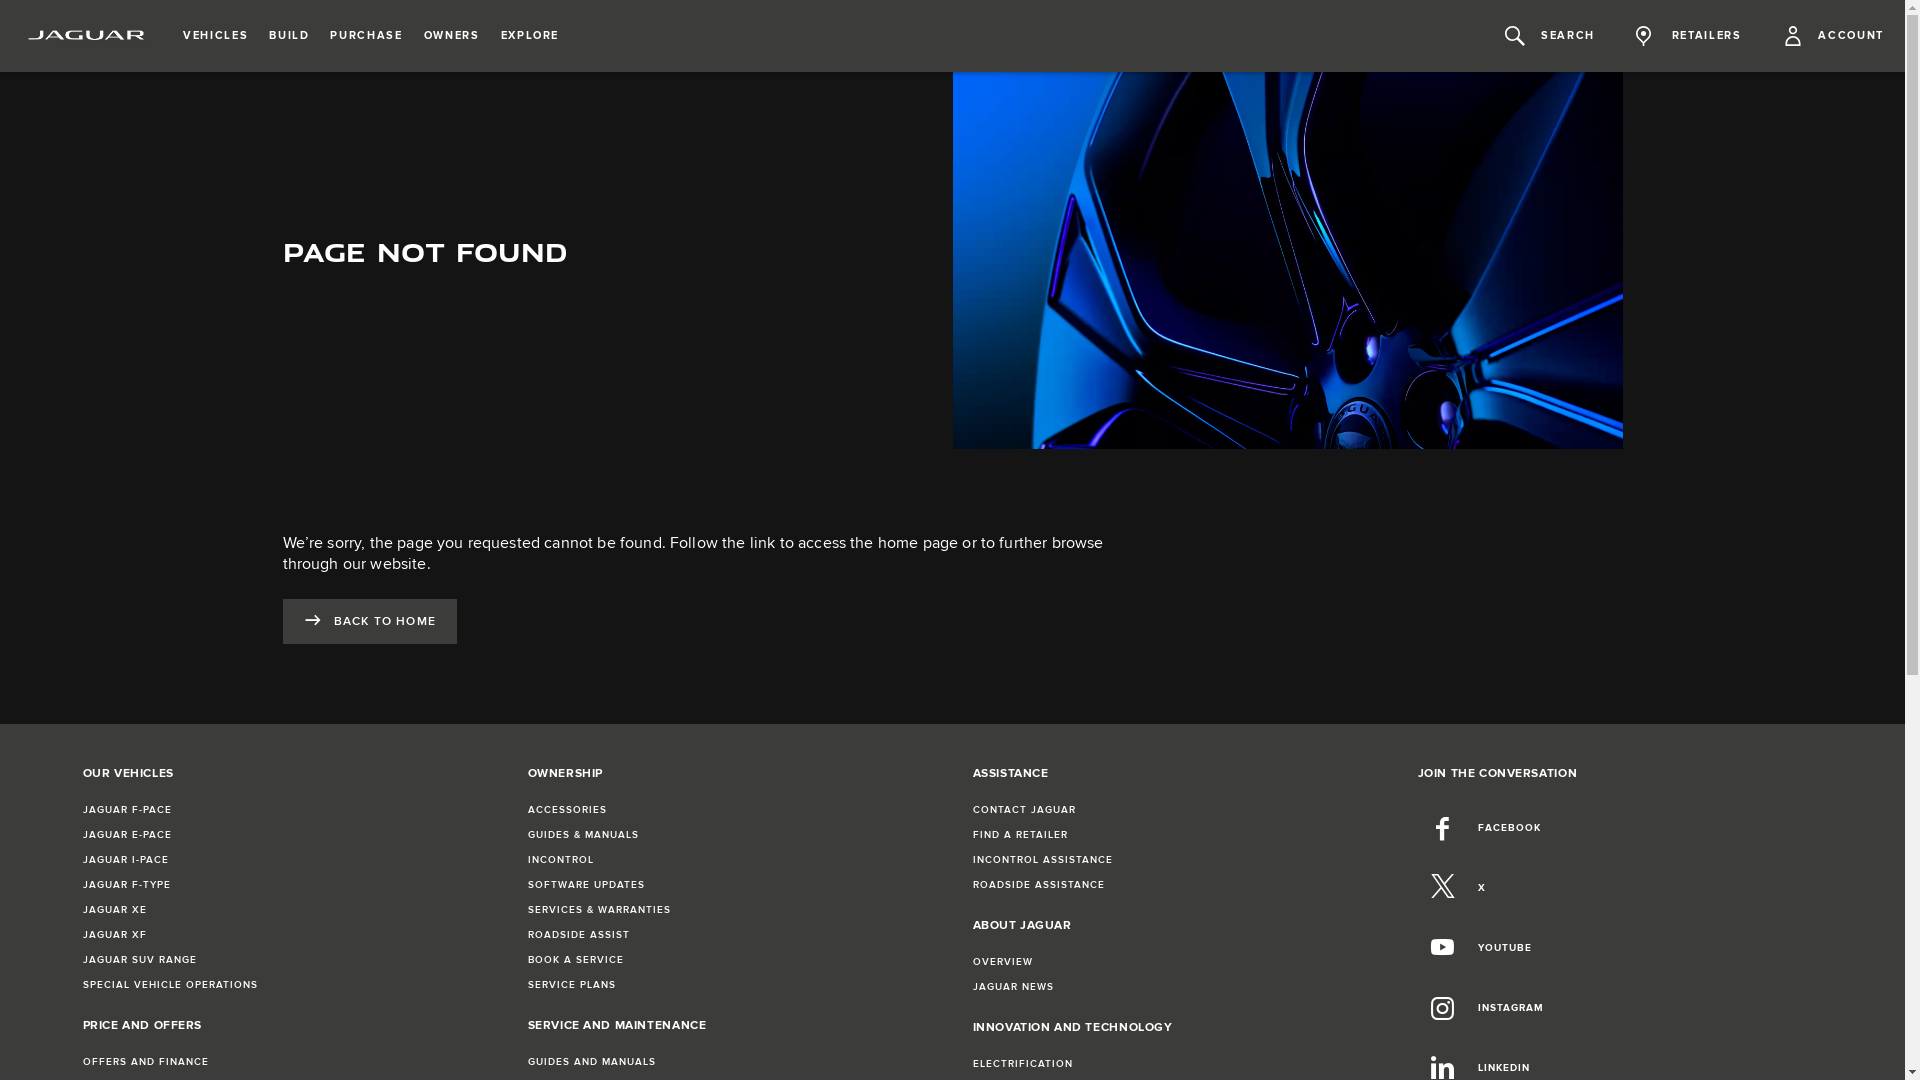 The width and height of the screenshot is (1920, 1080). I want to click on 'JAGUAR XE', so click(113, 910).